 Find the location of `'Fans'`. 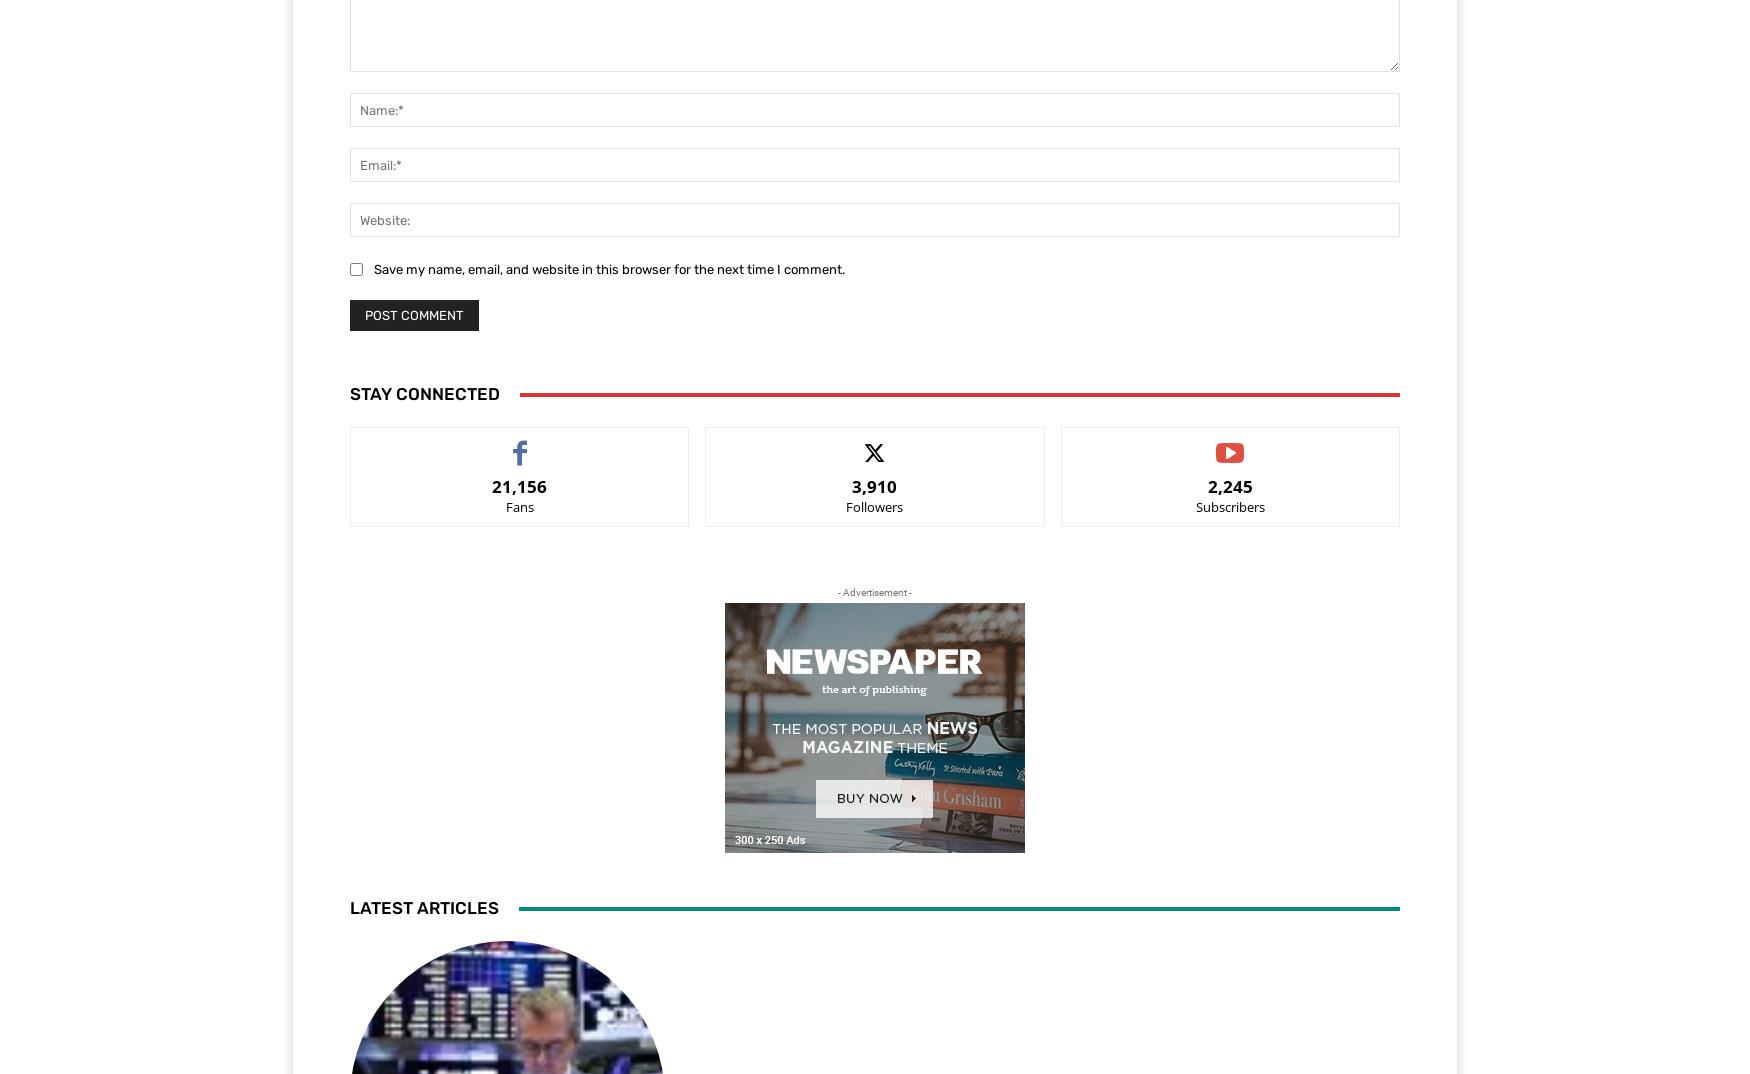

'Fans' is located at coordinates (518, 507).